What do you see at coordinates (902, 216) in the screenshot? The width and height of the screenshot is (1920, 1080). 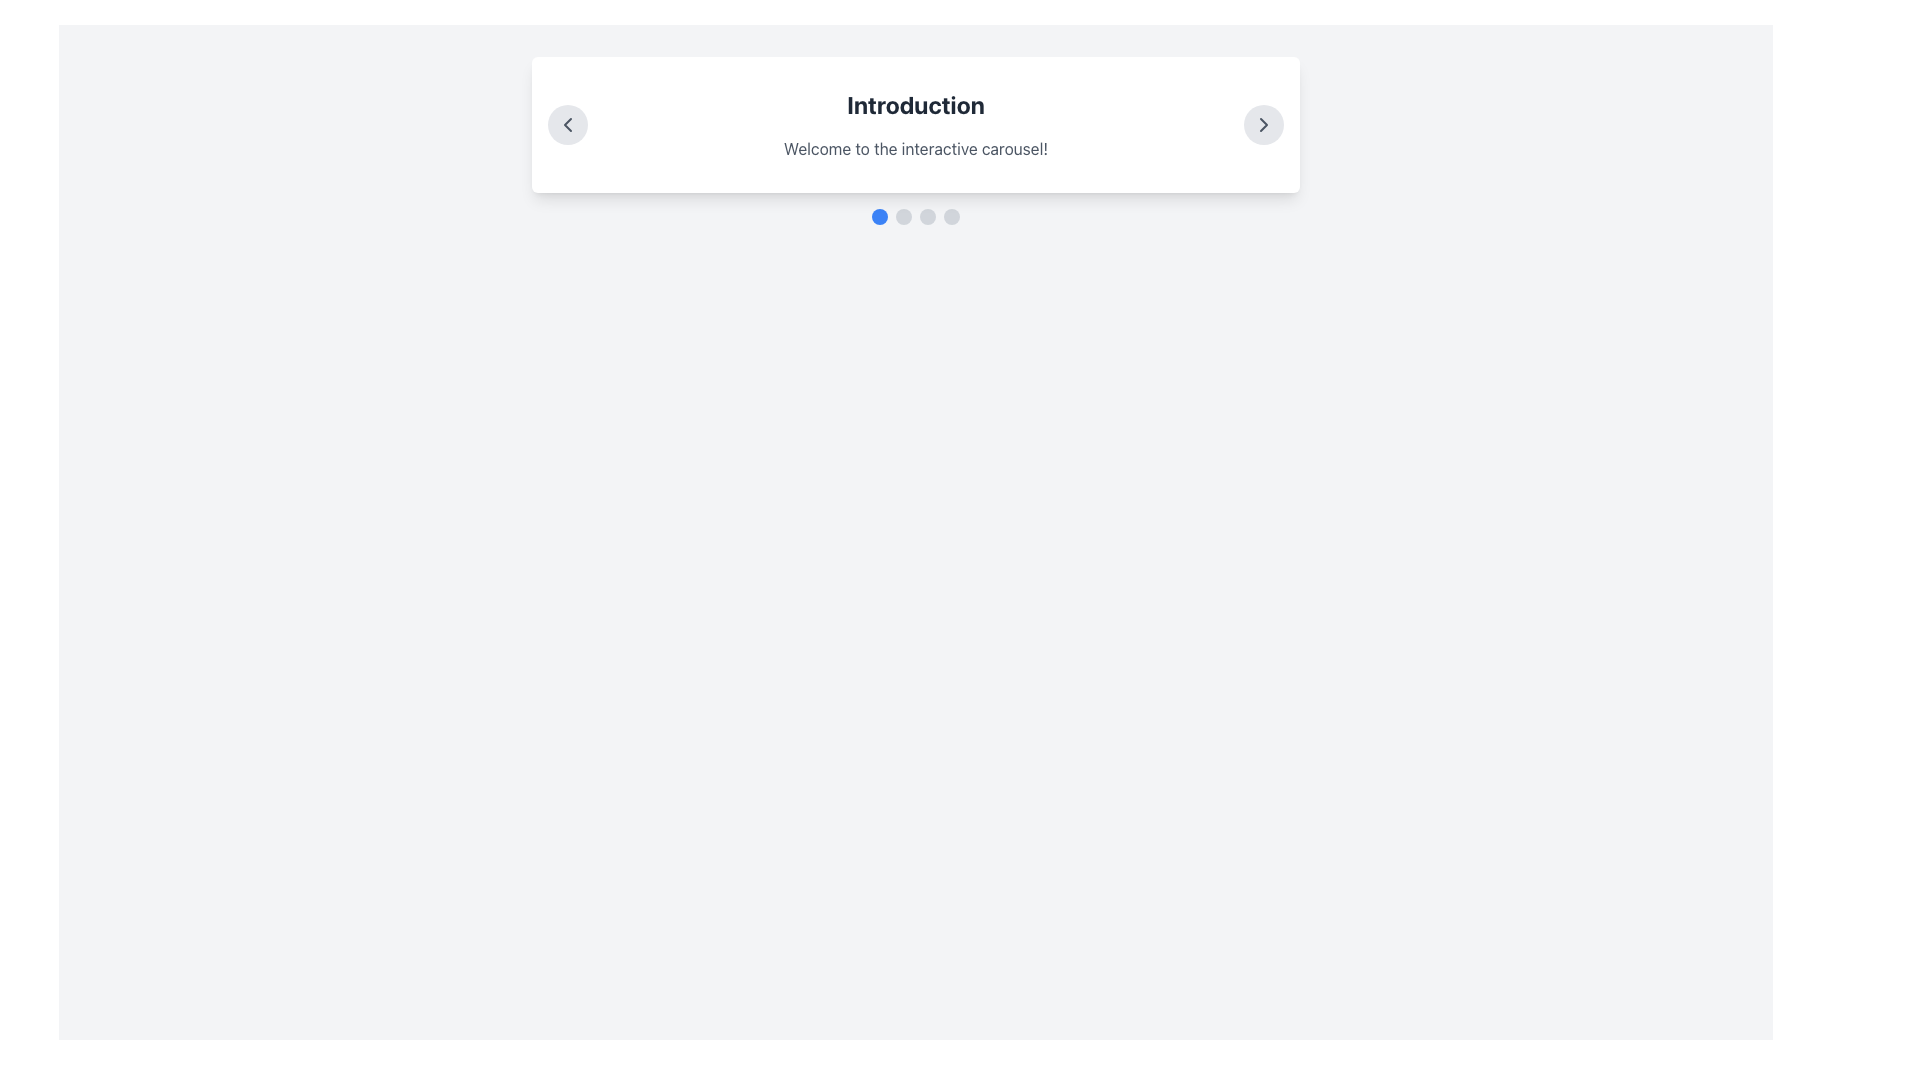 I see `the second navigation dot in the carousel interface` at bounding box center [902, 216].